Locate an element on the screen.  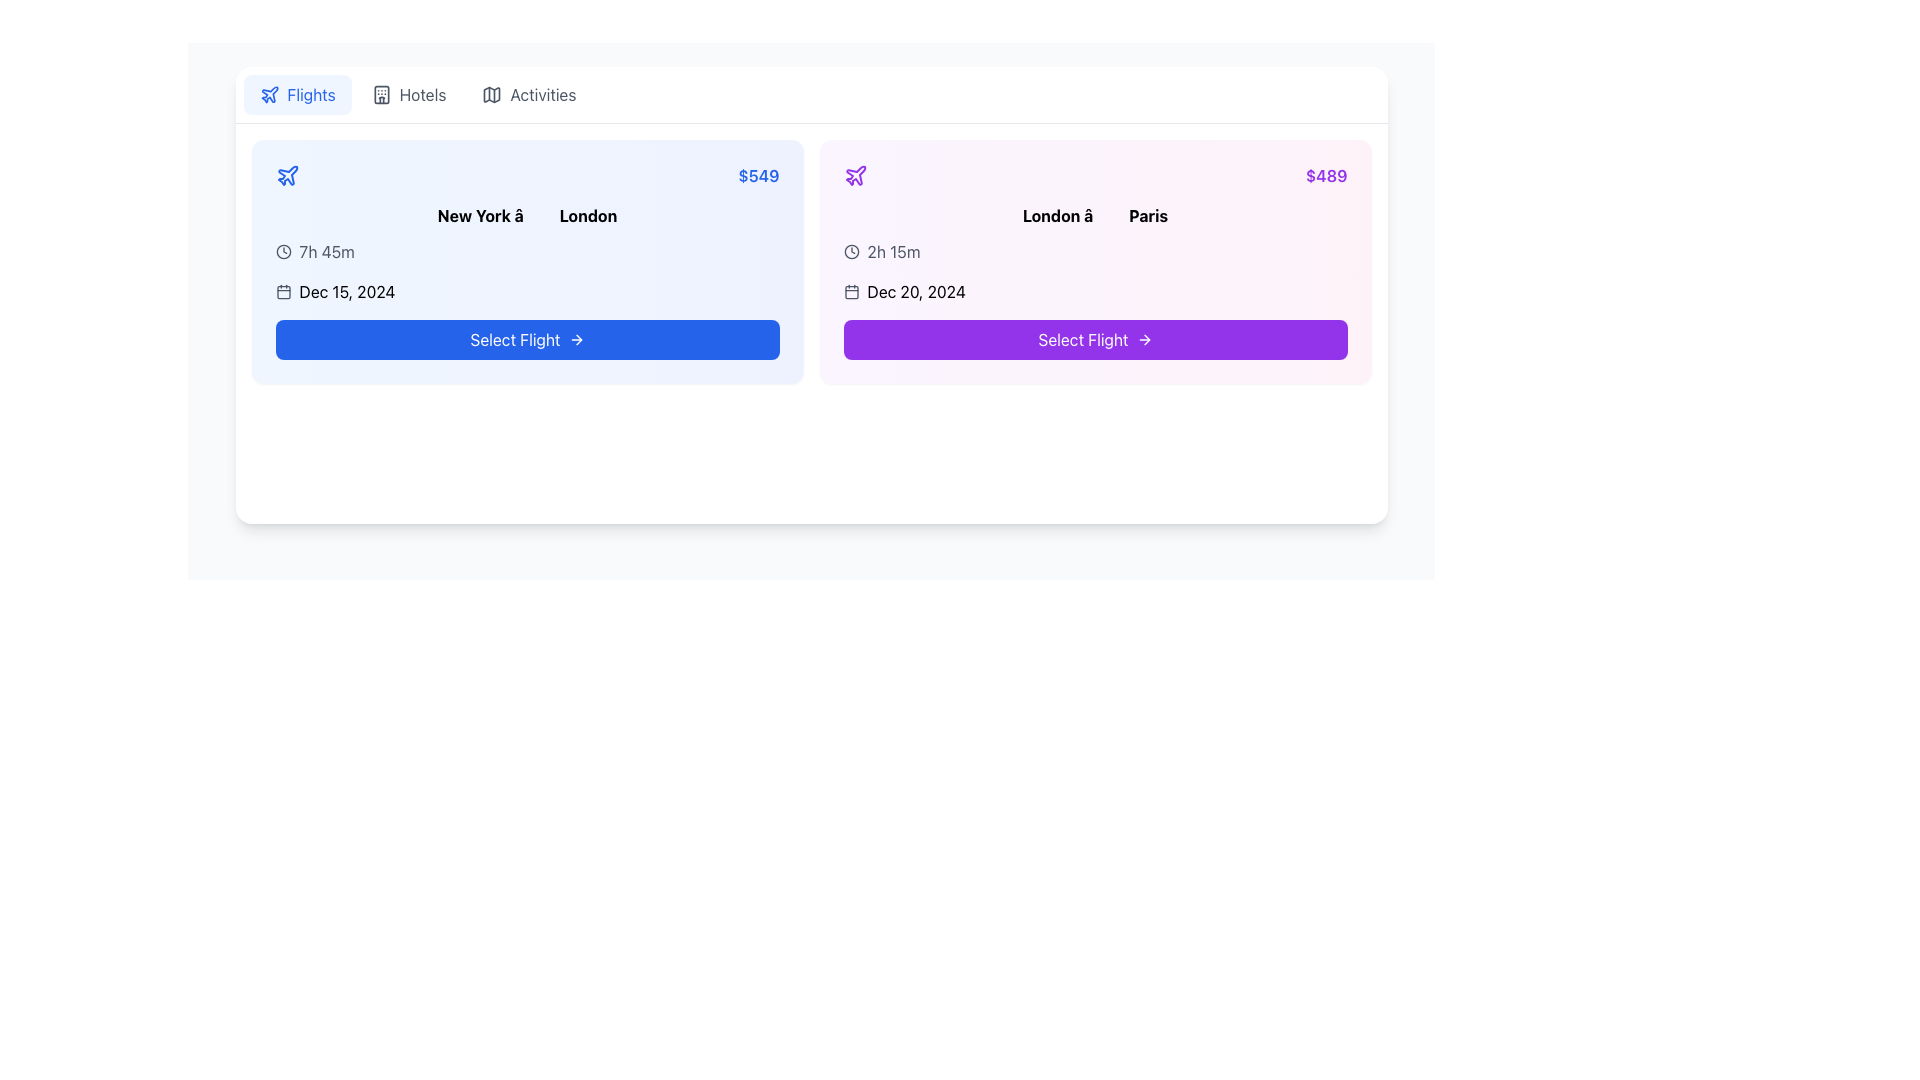
the rounded rectangle element within the calendar icon, which is characterized by its minimalistic design and is positioned centrally in the calendar layout is located at coordinates (851, 292).